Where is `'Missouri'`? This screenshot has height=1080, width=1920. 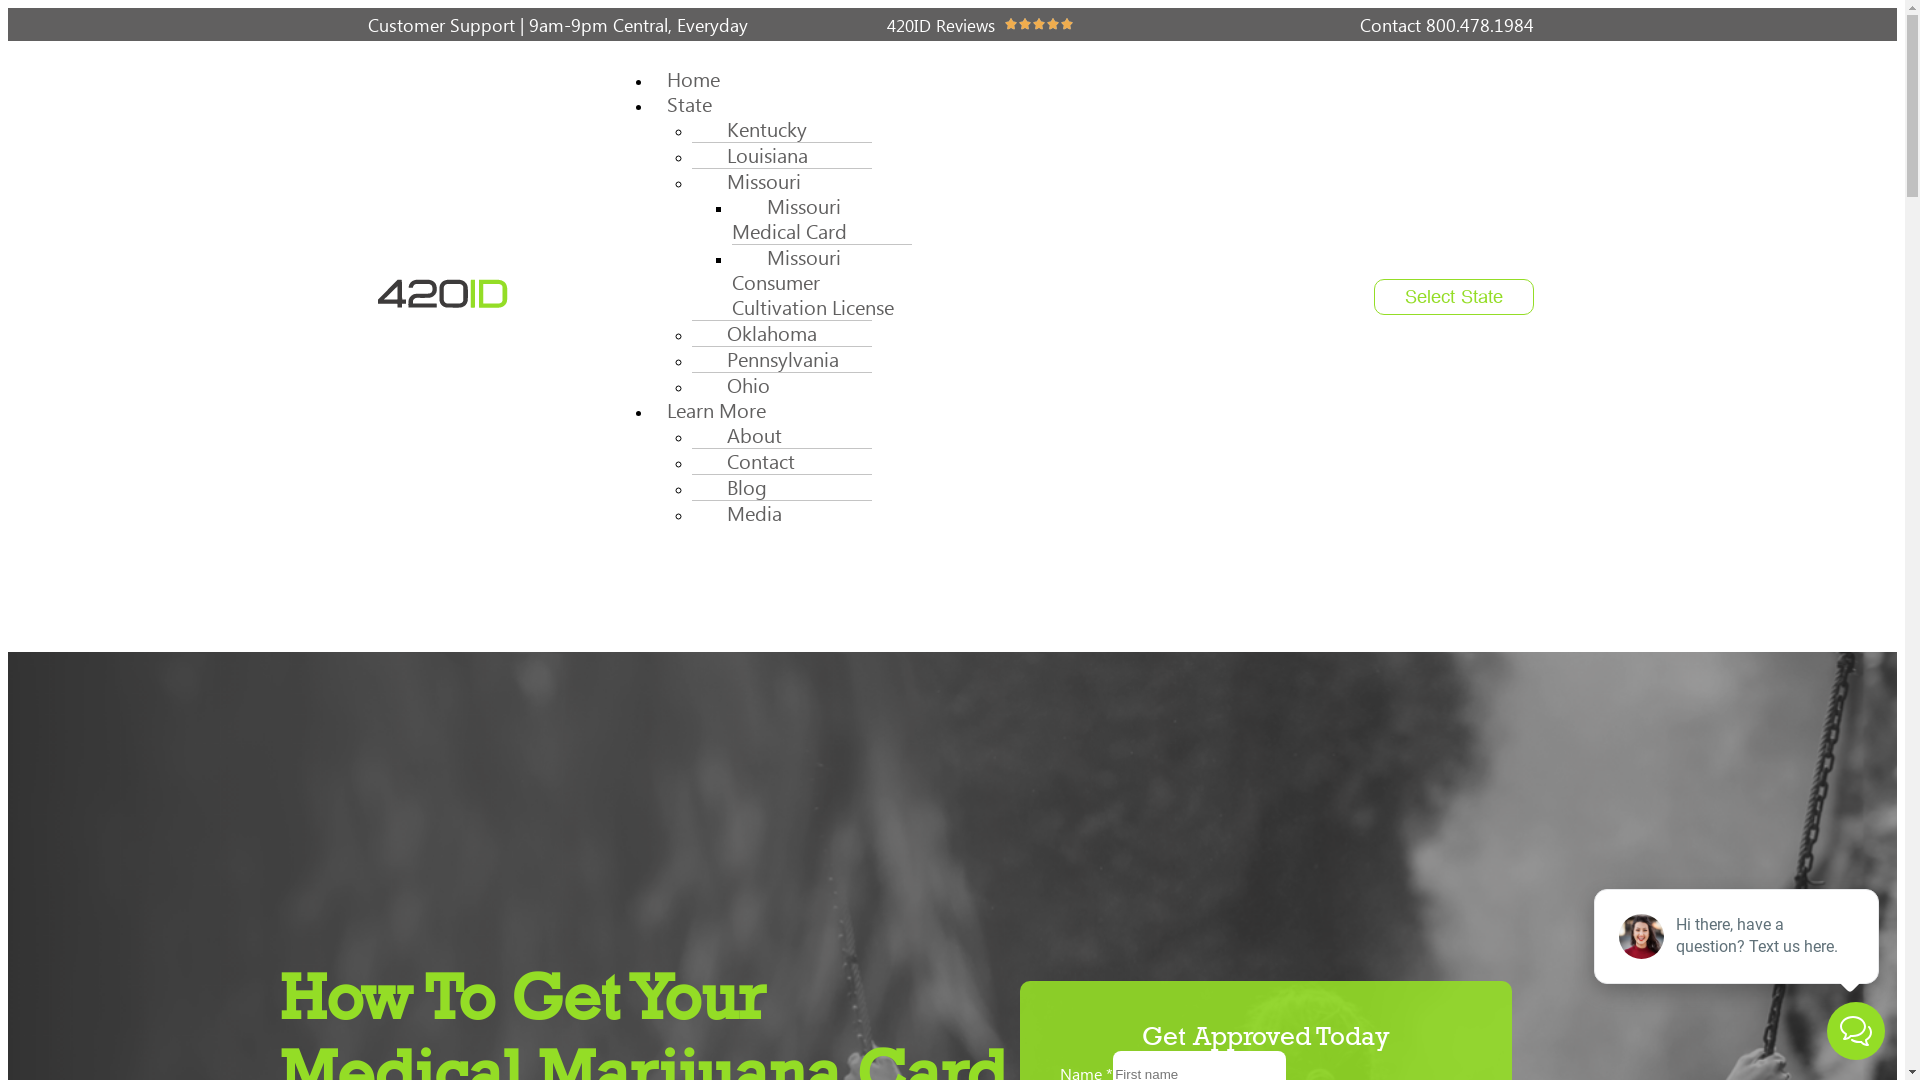
'Missouri' is located at coordinates (752, 181).